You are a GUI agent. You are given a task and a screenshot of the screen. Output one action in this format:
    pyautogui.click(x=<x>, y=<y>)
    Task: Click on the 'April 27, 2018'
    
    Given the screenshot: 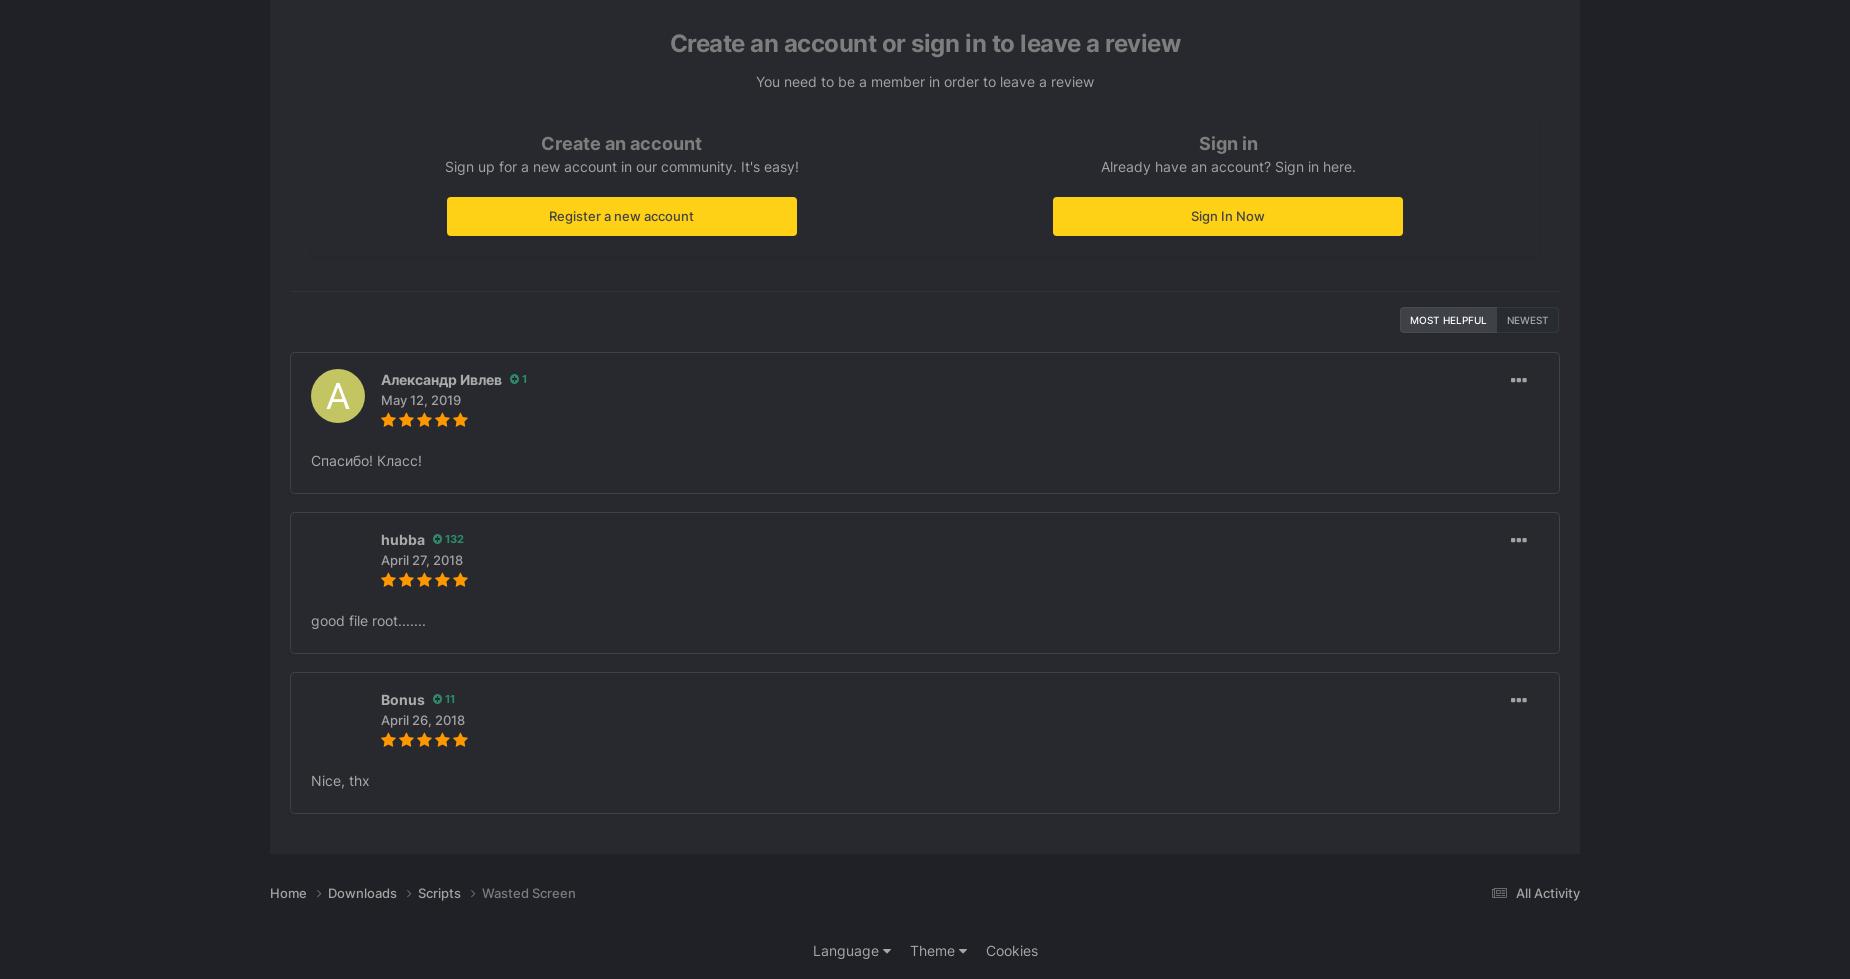 What is the action you would take?
    pyautogui.click(x=420, y=558)
    